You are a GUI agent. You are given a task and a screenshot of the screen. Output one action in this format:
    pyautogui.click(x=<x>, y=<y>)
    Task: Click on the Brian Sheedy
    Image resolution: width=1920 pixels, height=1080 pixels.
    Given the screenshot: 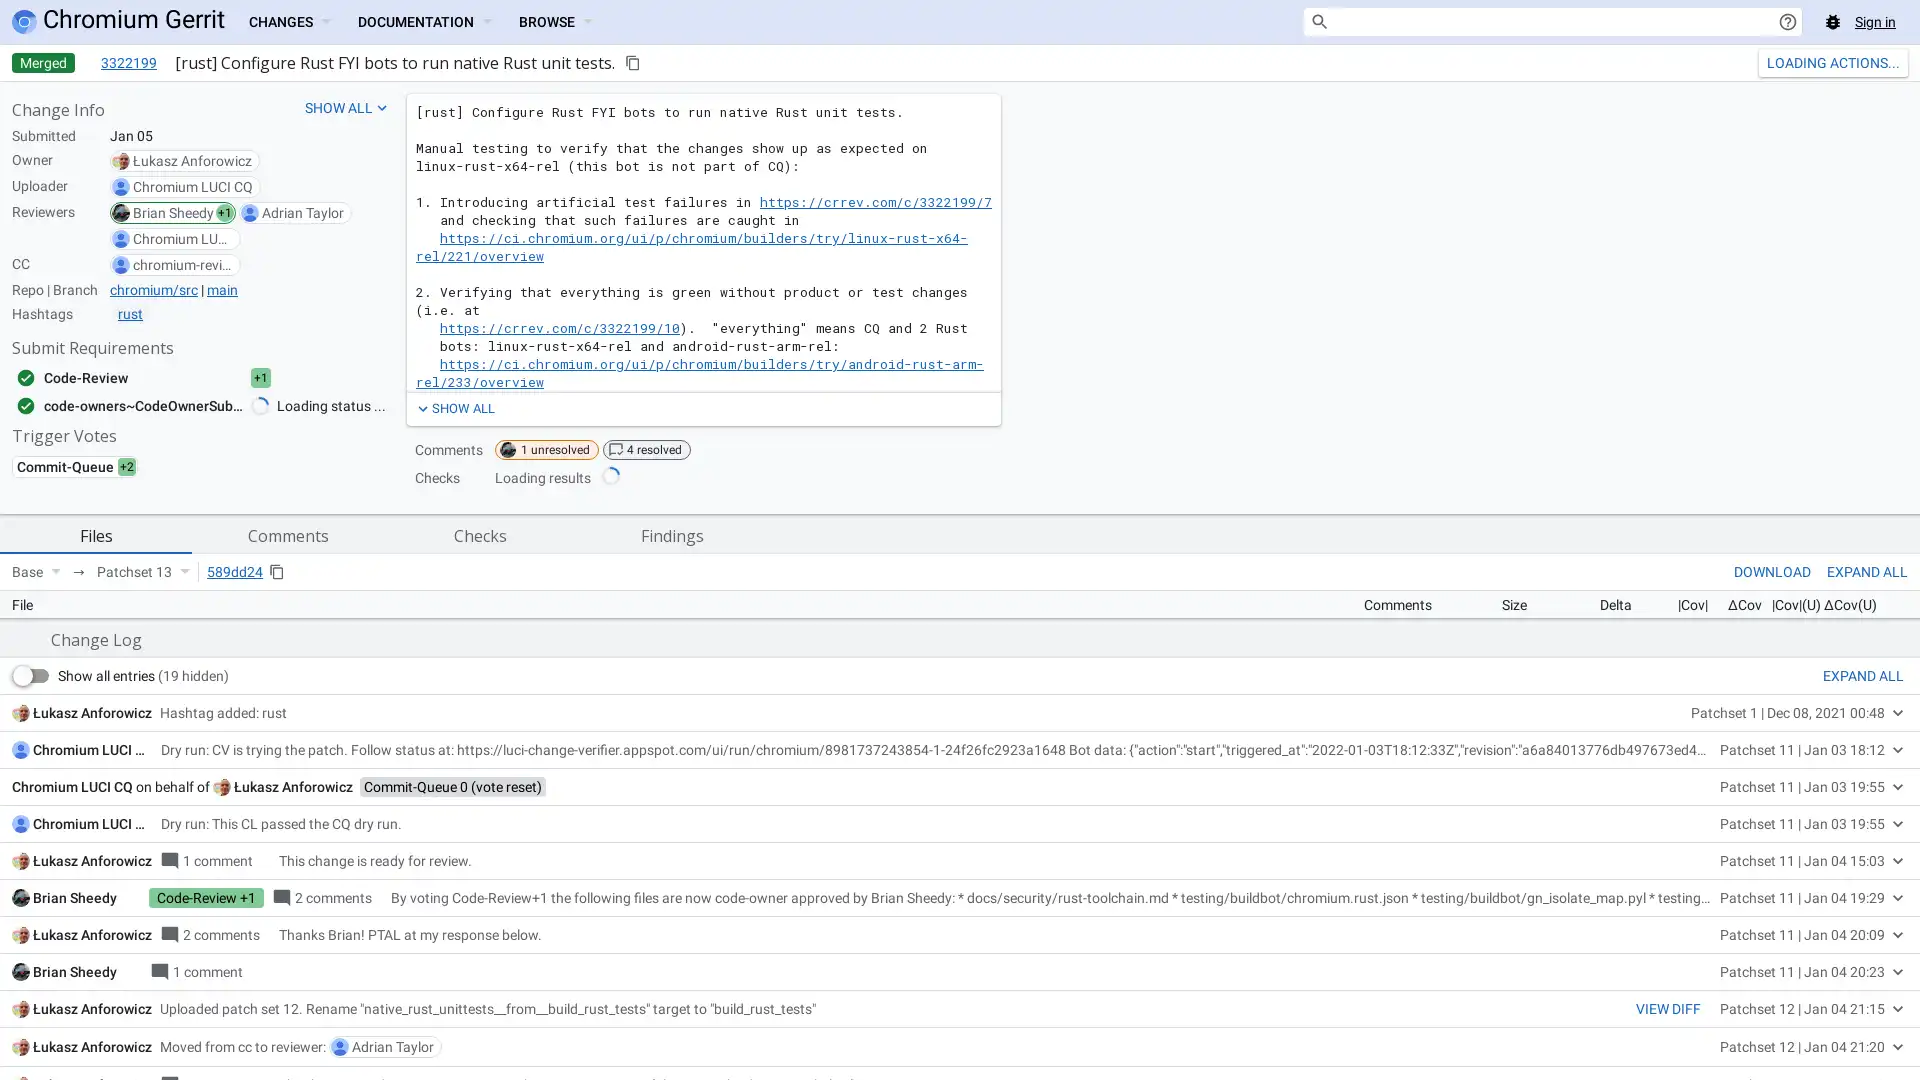 What is the action you would take?
    pyautogui.click(x=173, y=212)
    